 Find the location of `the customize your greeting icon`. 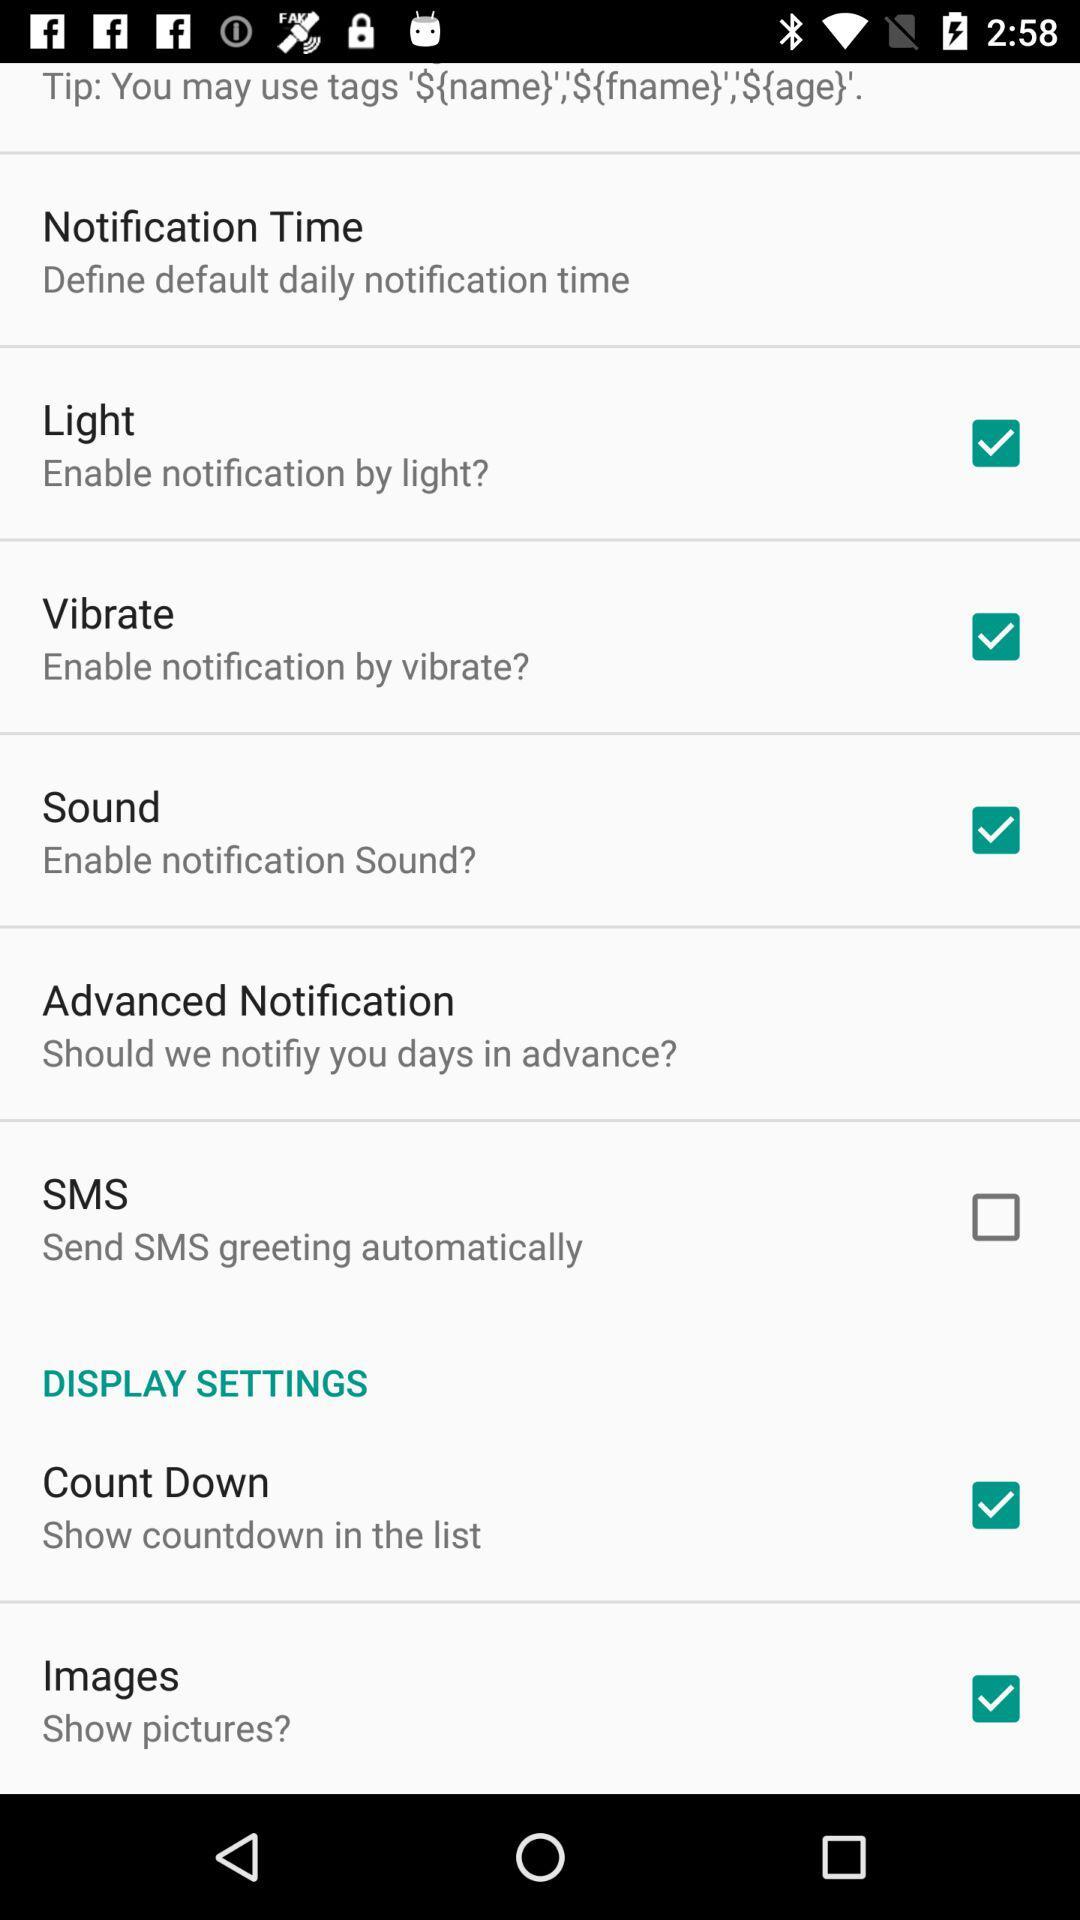

the customize your greeting icon is located at coordinates (452, 85).